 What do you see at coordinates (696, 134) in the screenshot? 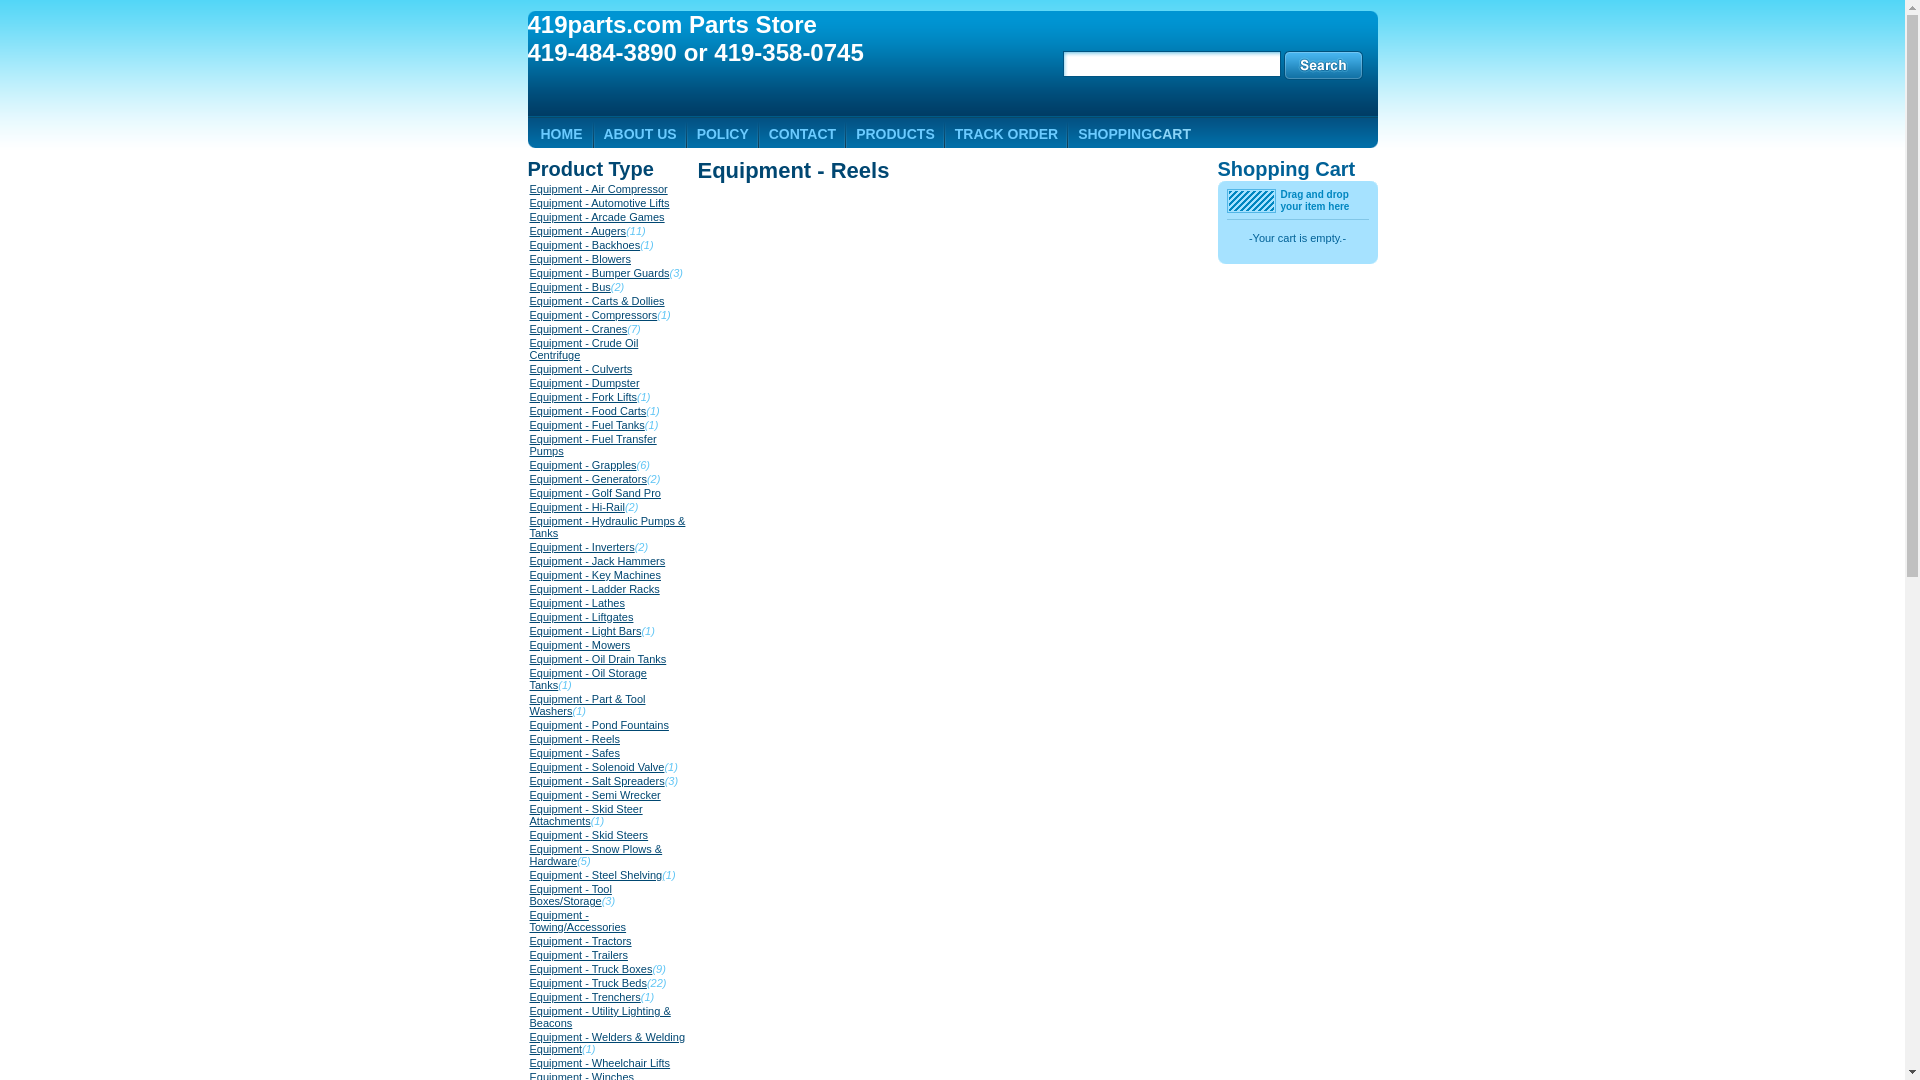
I see `'POLICY'` at bounding box center [696, 134].